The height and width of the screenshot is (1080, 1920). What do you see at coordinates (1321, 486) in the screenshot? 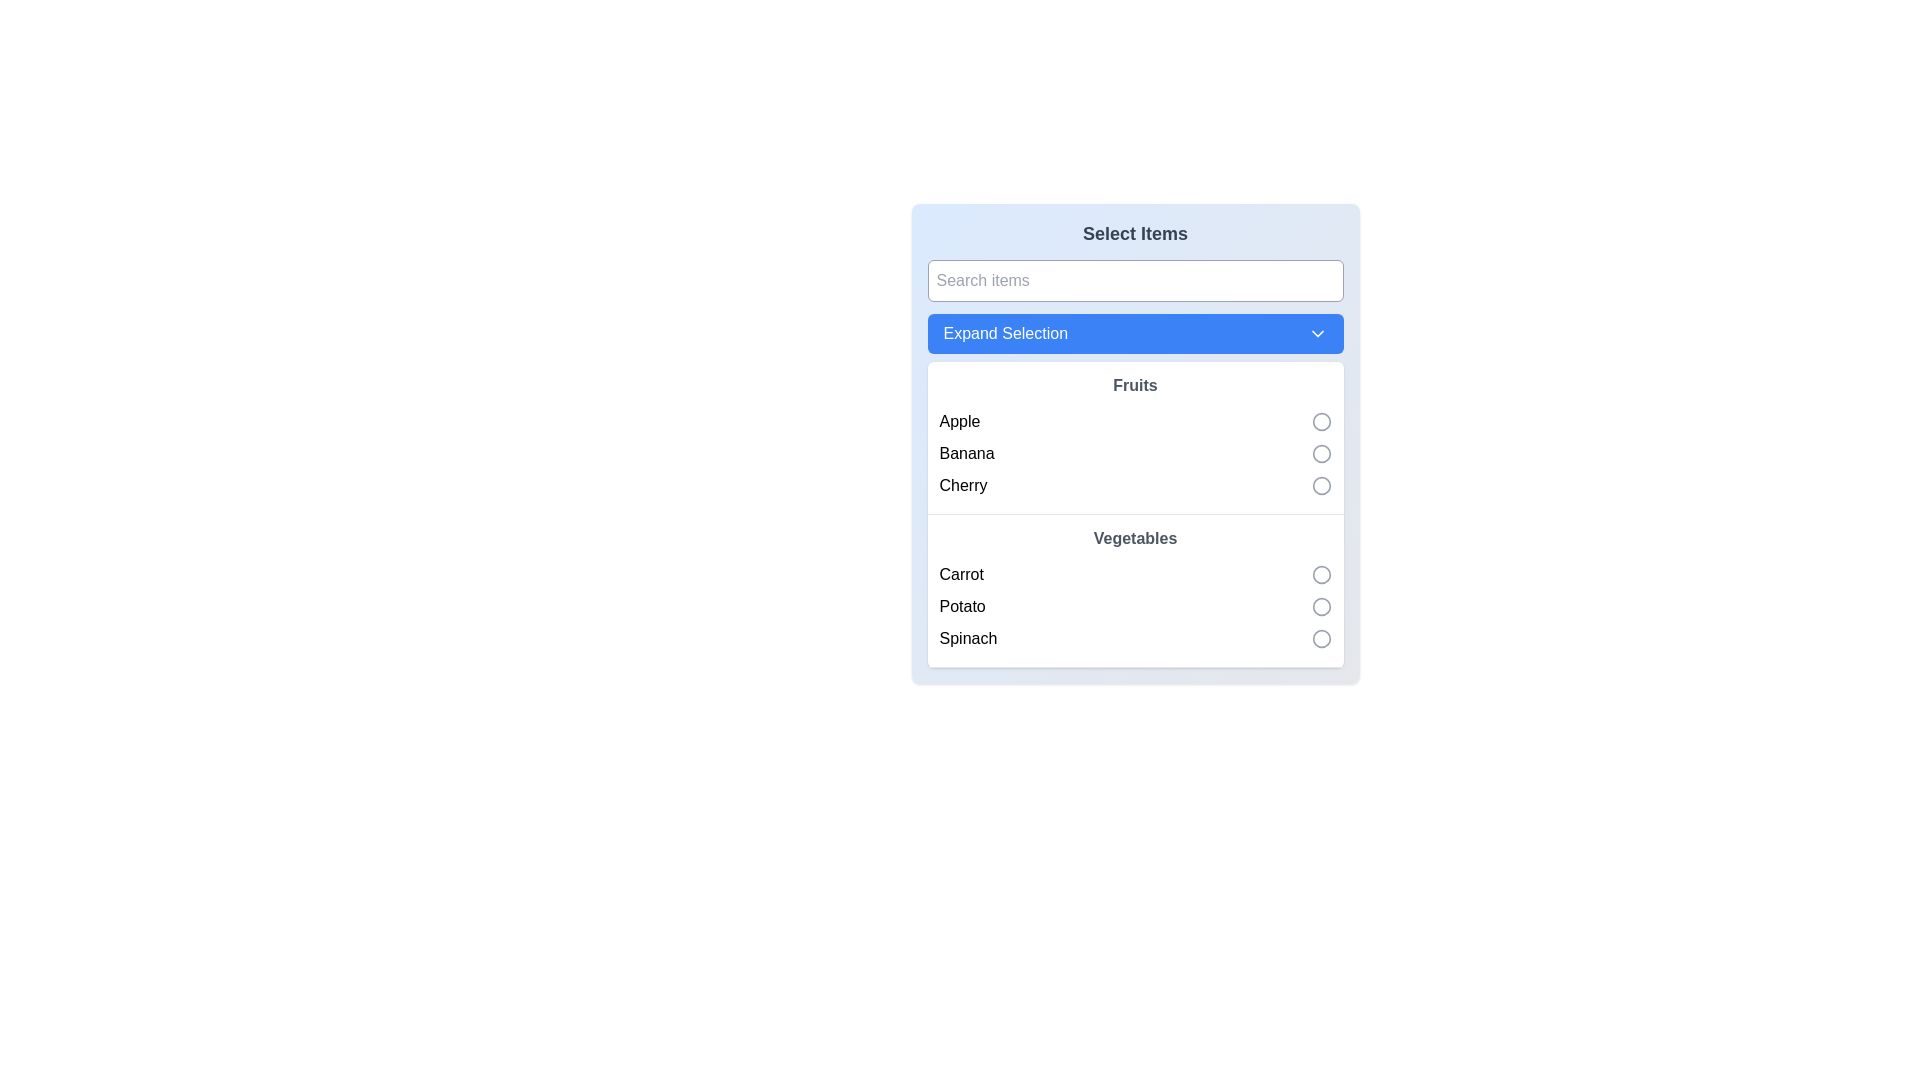
I see `the radio button next to the 'Cherry' label in the 'Fruits' section` at bounding box center [1321, 486].